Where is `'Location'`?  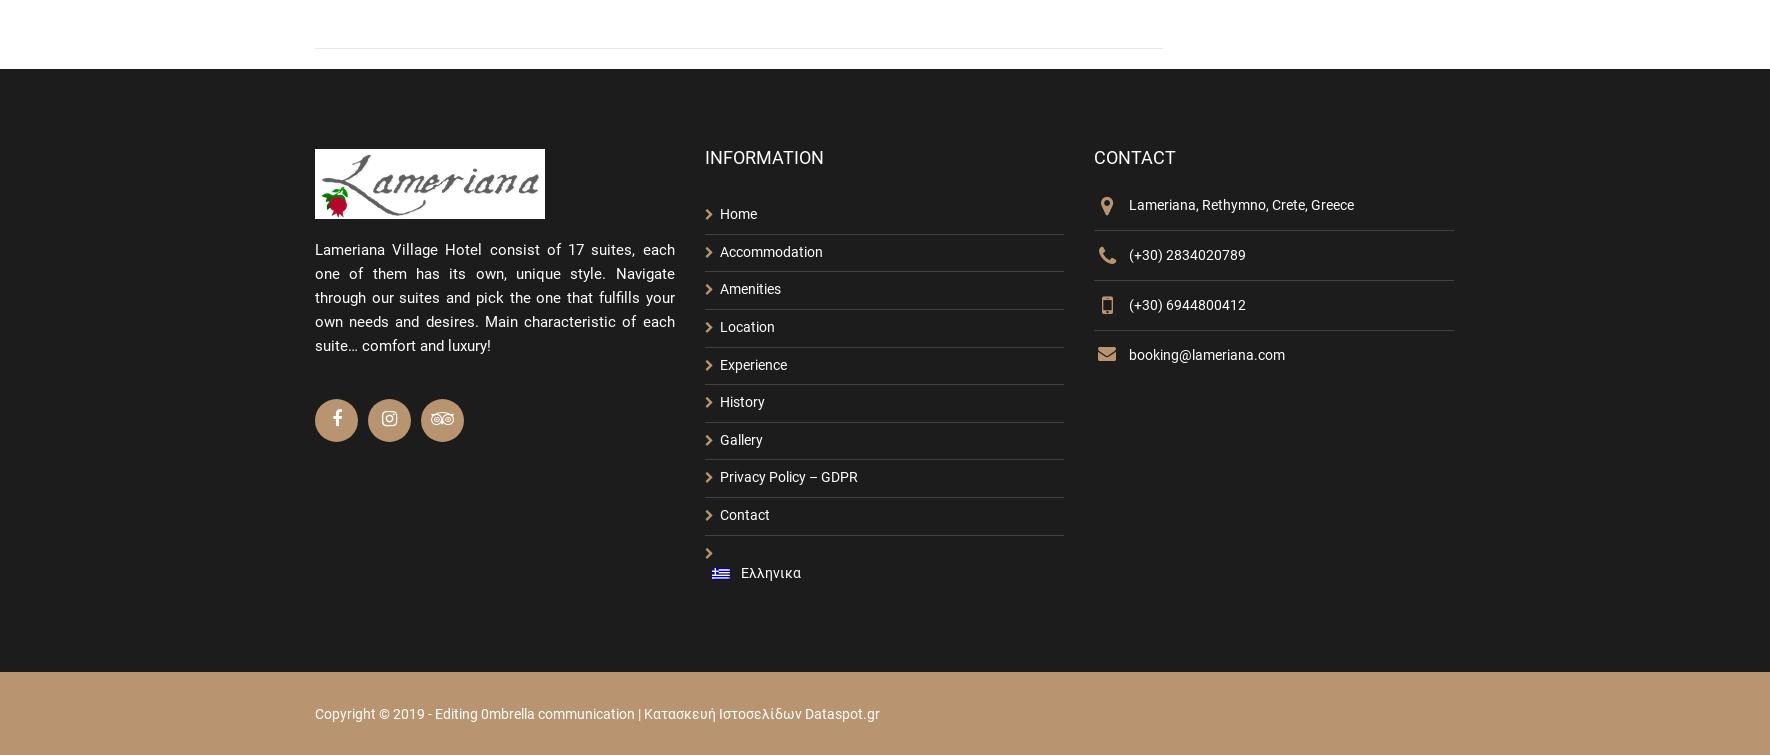
'Location' is located at coordinates (717, 326).